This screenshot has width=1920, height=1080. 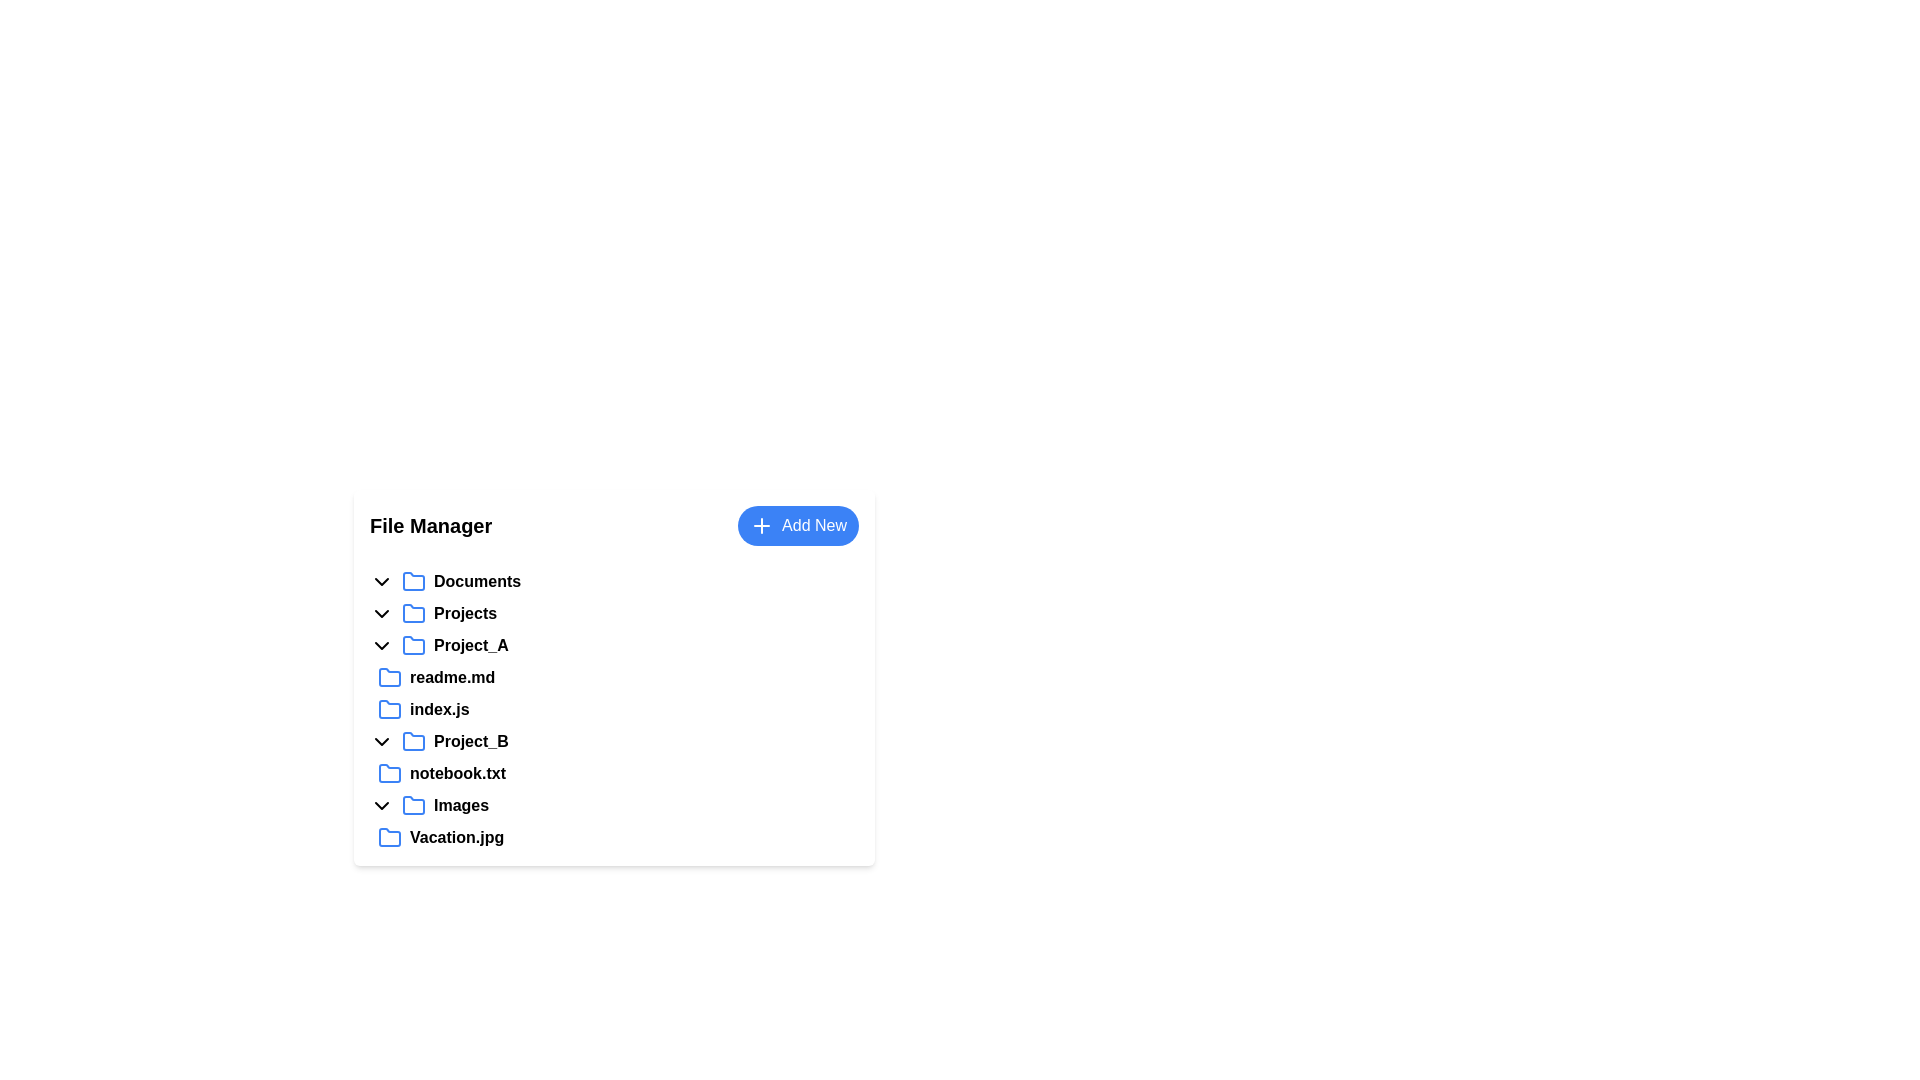 What do you see at coordinates (451, 677) in the screenshot?
I see `the 'readme.md' label in the 'Project_A' directory` at bounding box center [451, 677].